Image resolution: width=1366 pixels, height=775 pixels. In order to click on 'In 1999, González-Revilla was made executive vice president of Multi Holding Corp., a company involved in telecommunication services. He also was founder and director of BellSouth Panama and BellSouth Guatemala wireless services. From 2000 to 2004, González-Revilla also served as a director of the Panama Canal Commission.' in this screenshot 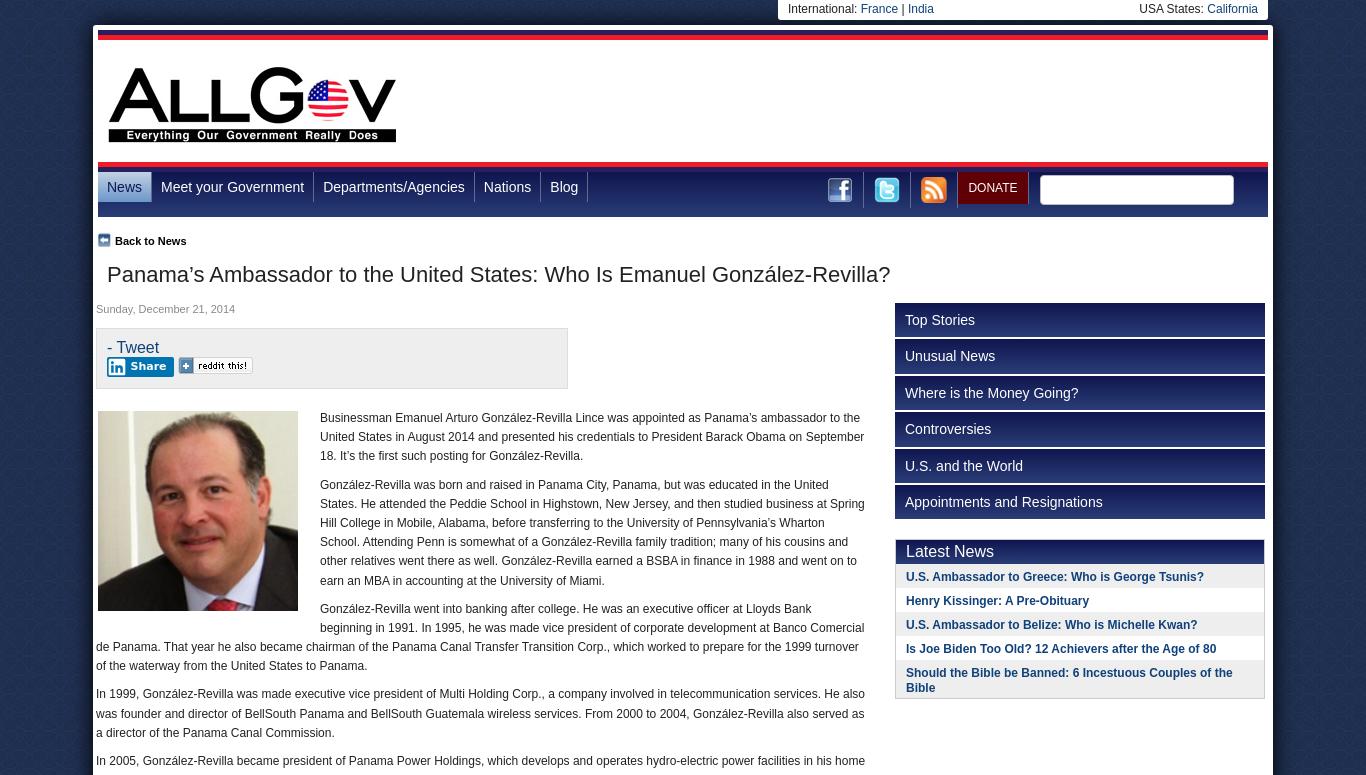, I will do `click(480, 713)`.